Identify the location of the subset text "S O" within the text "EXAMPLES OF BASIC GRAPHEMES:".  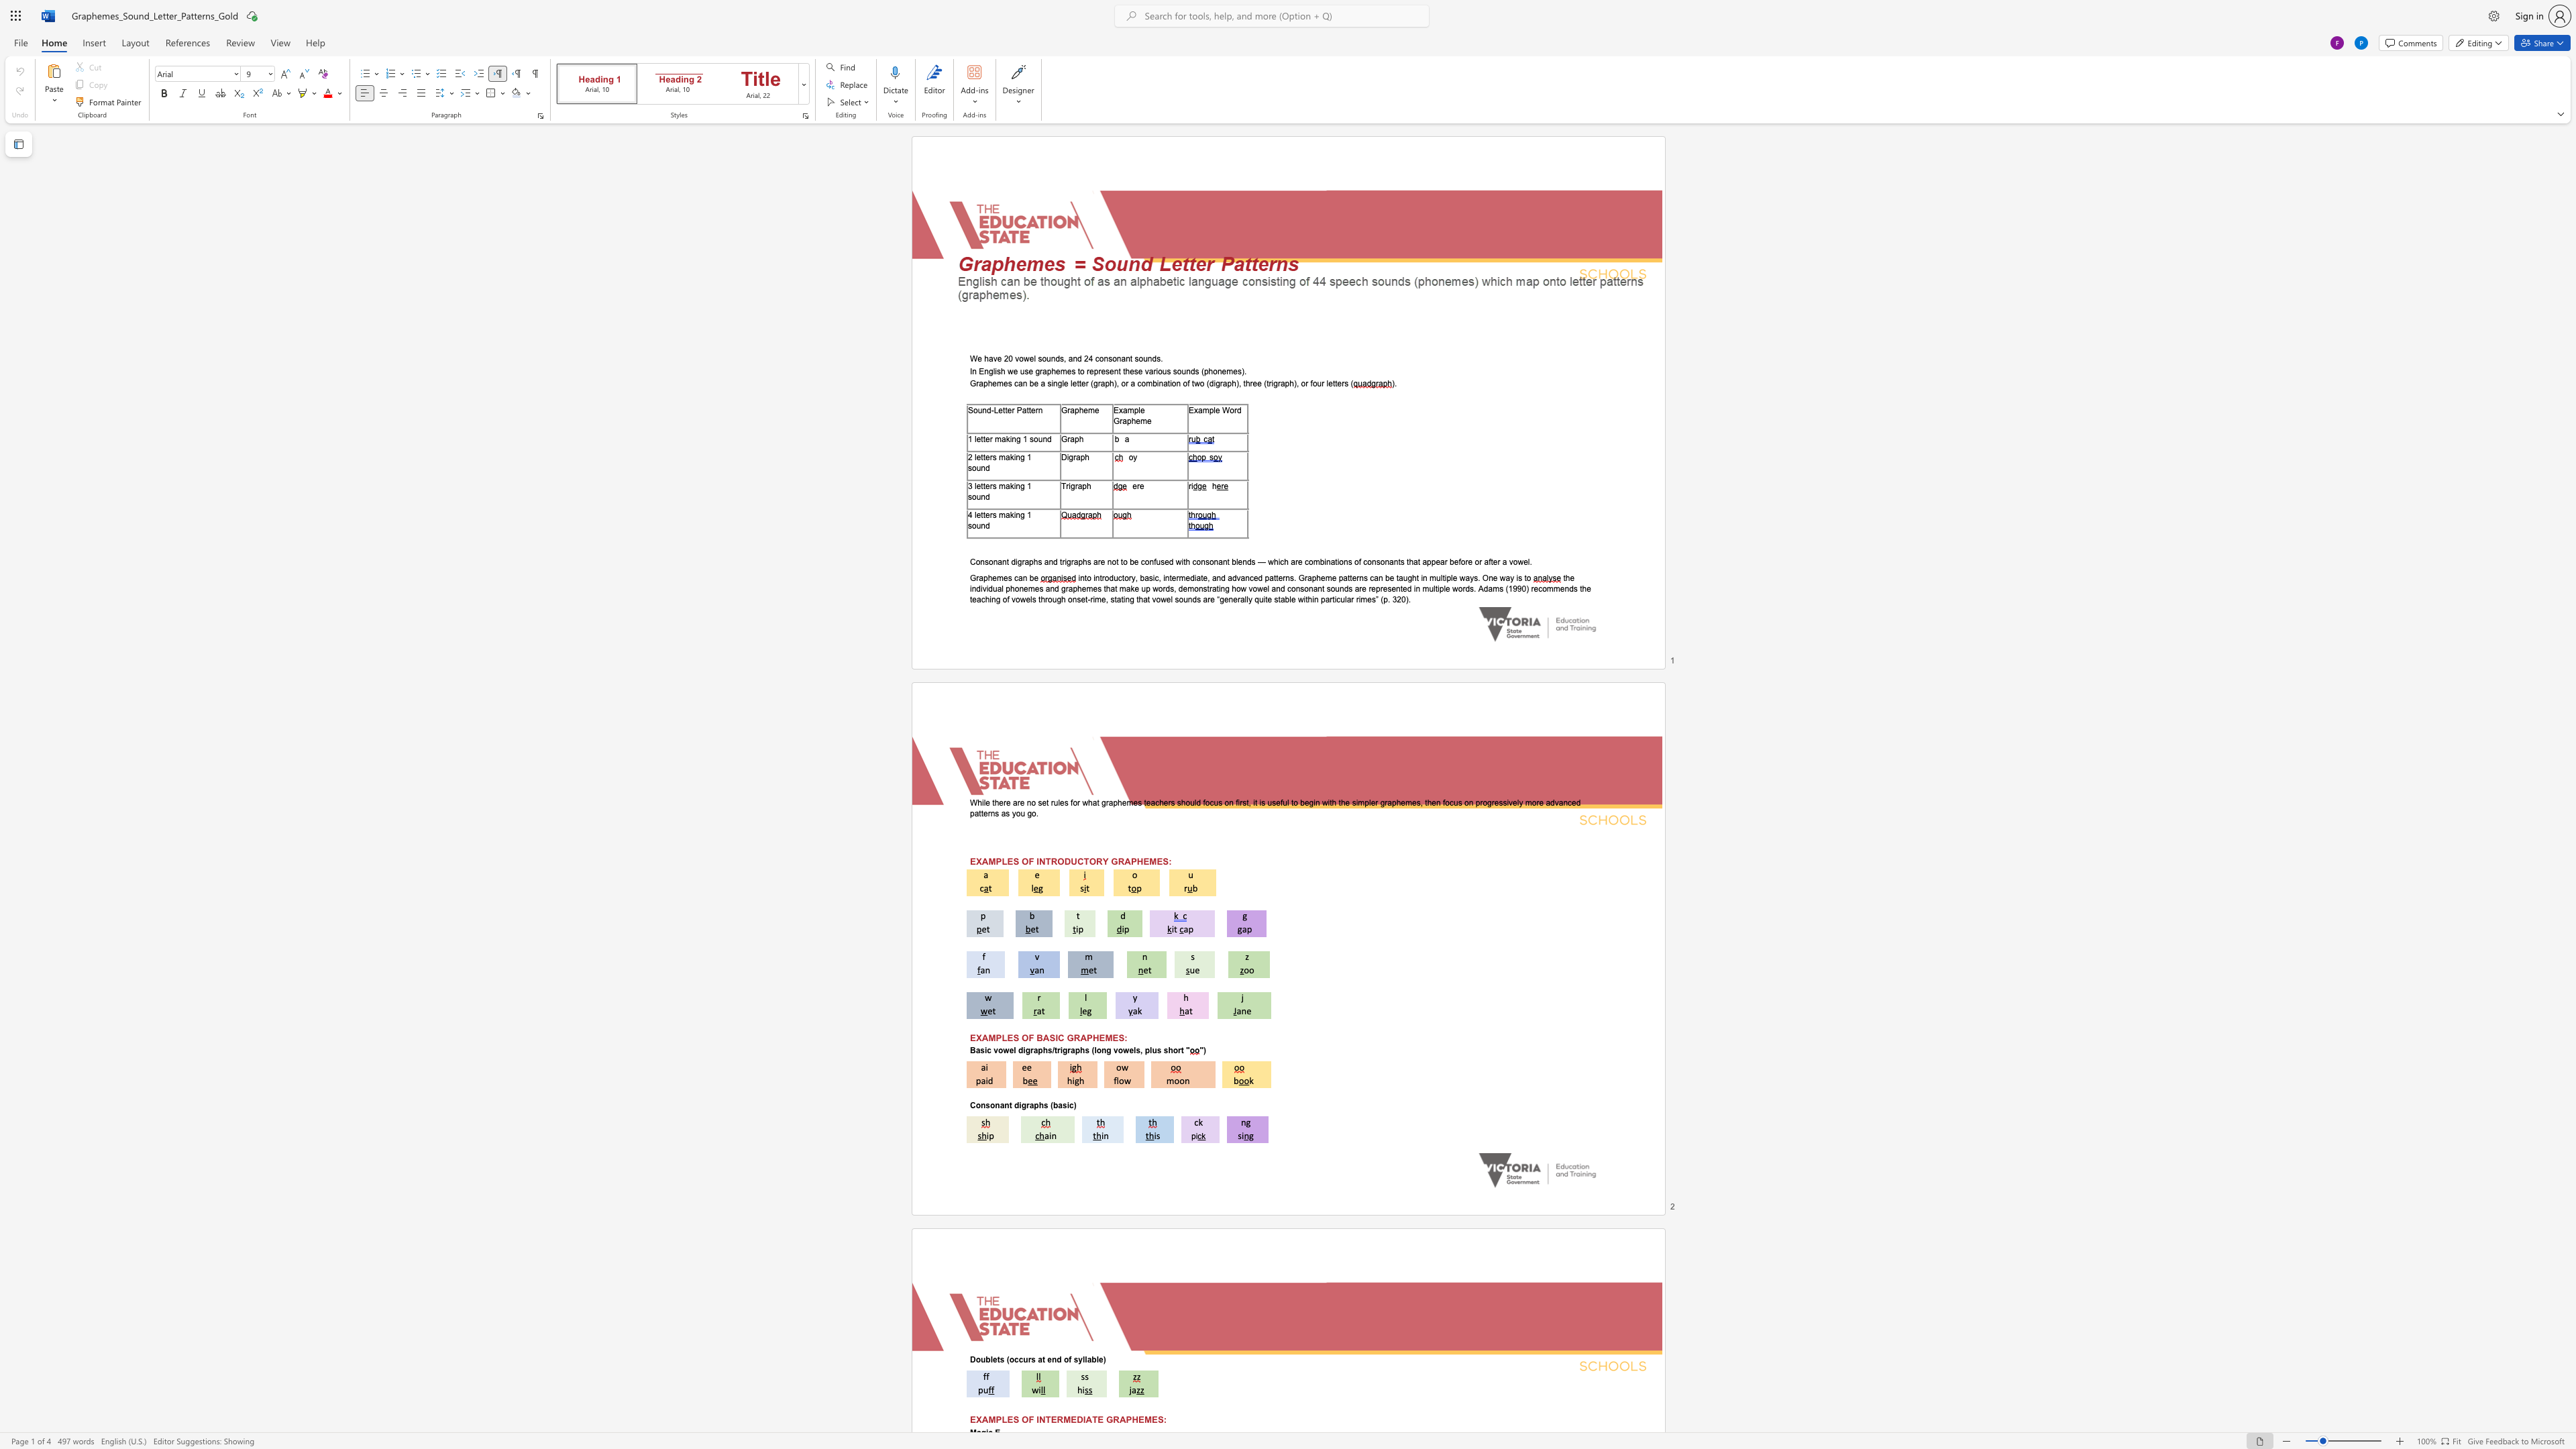
(1012, 1038).